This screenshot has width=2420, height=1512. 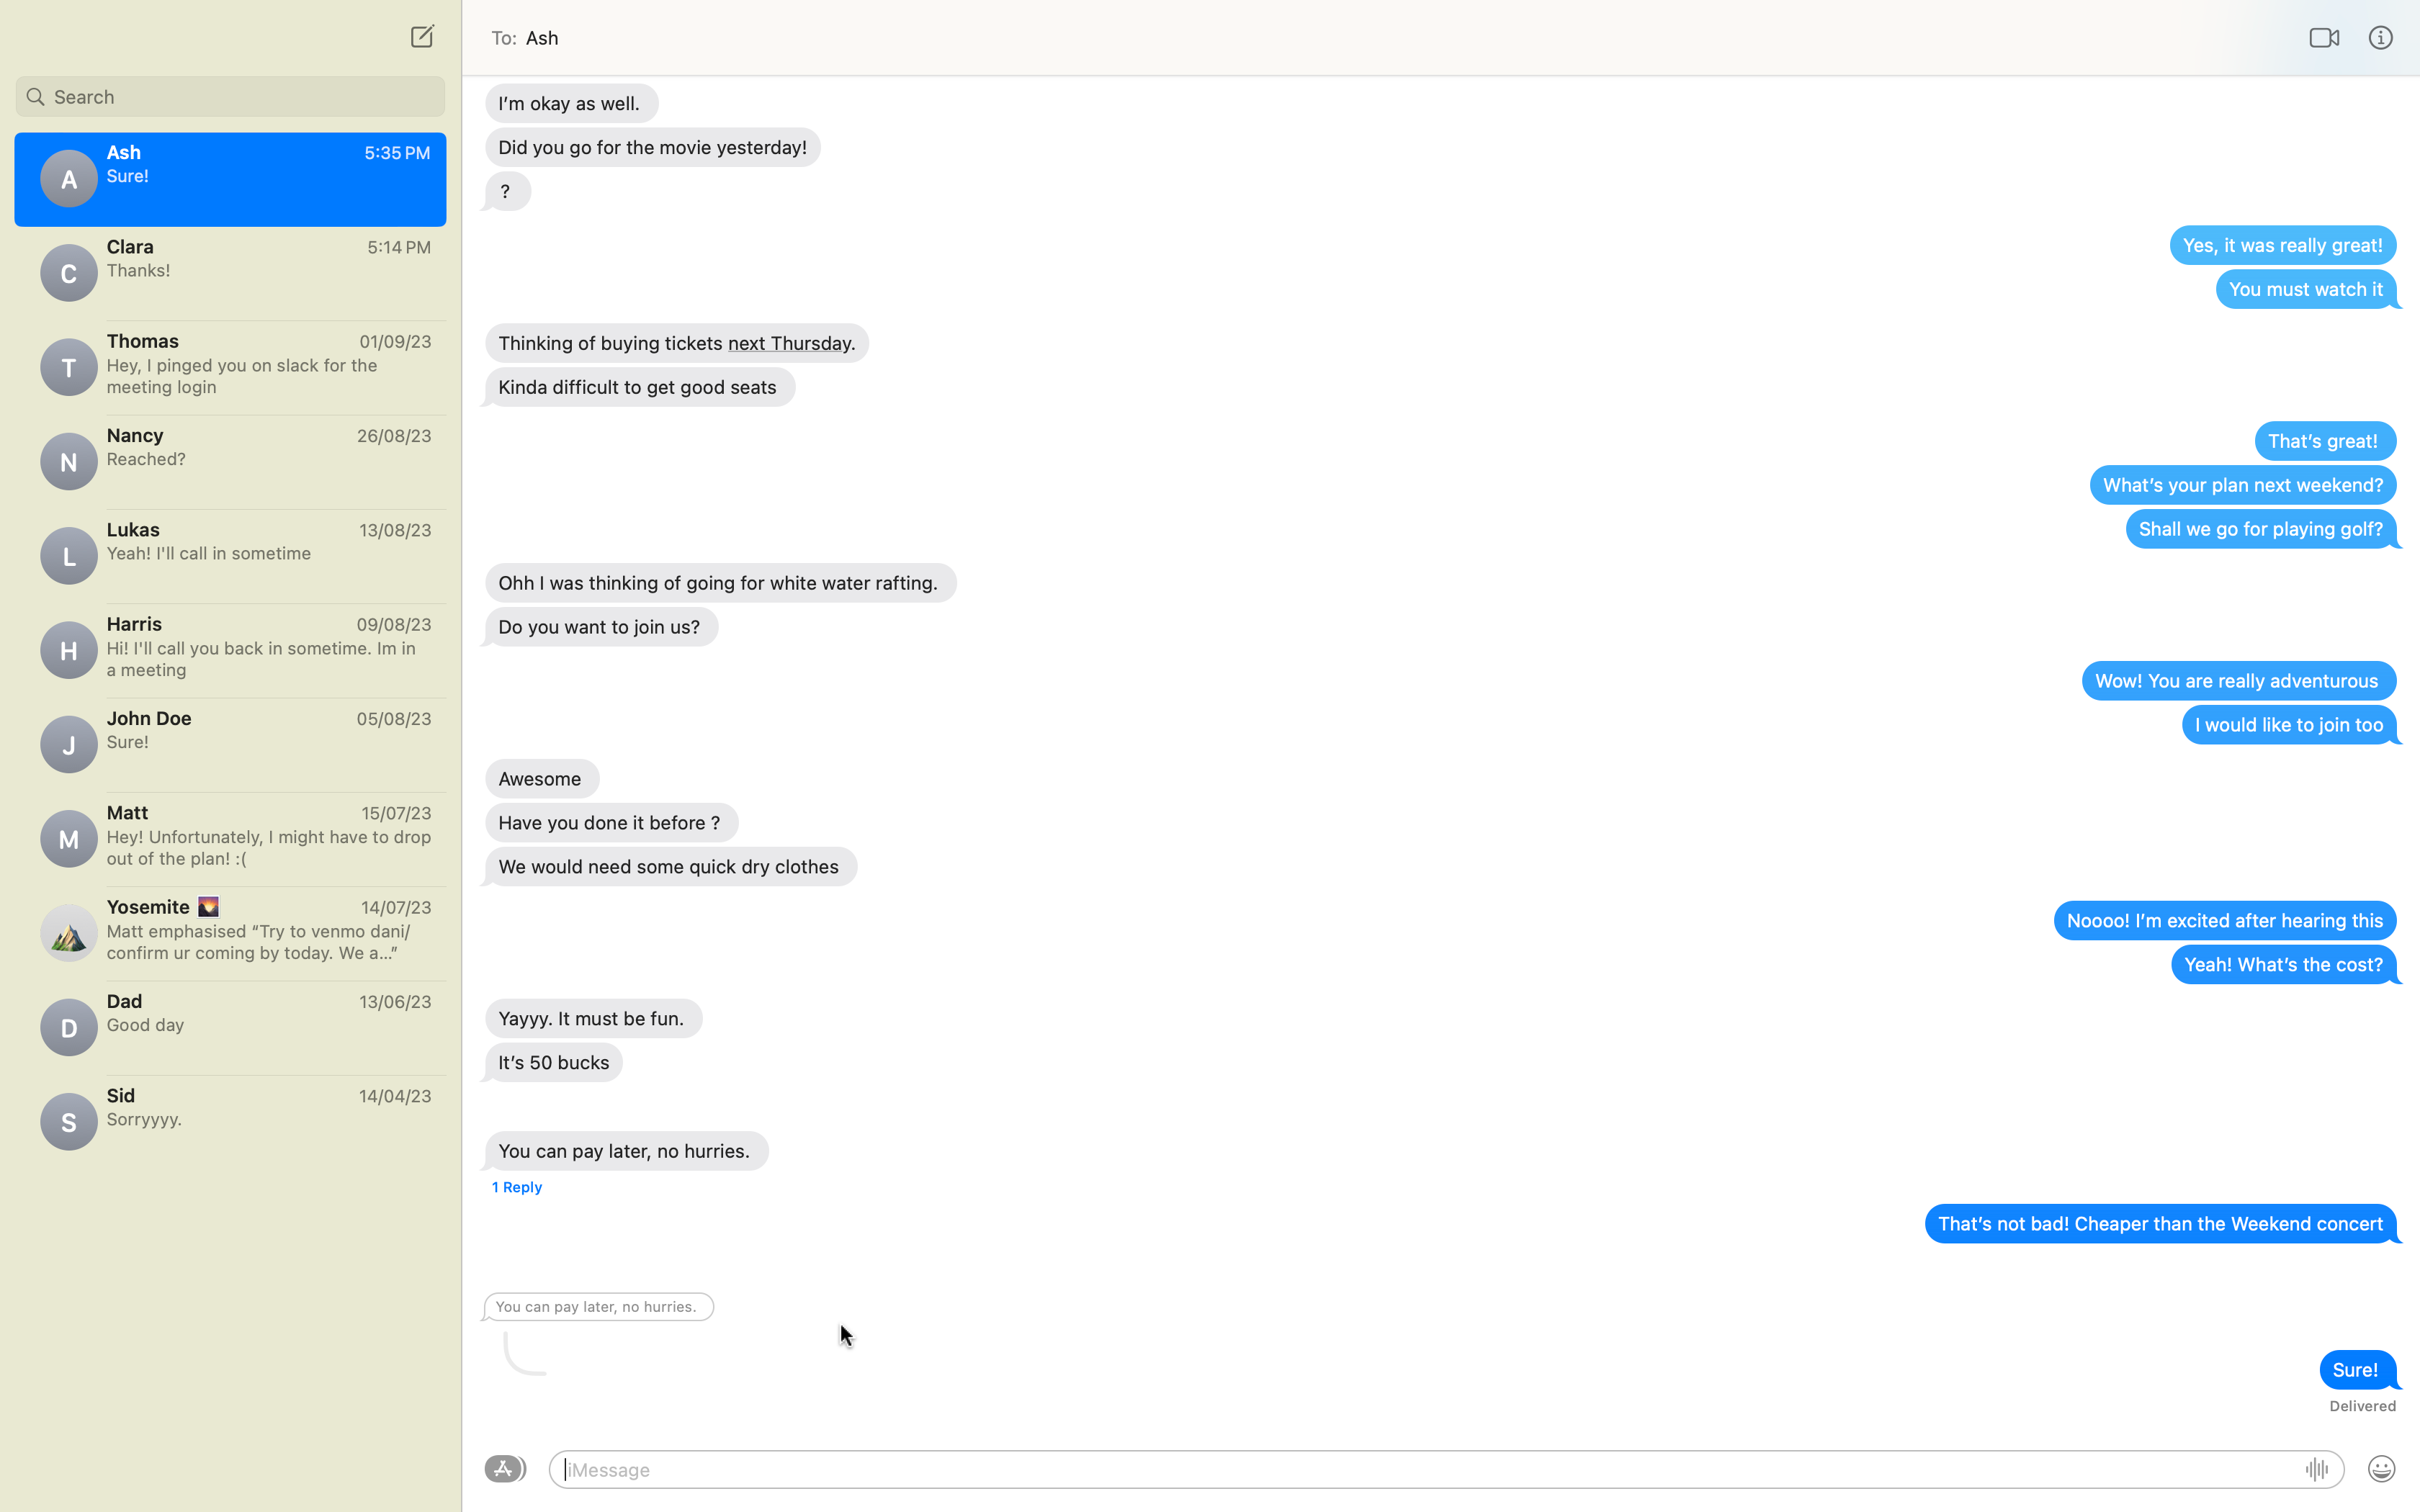 What do you see at coordinates (229, 457) in the screenshot?
I see `Text message Ash saying "Did you had fun?` at bounding box center [229, 457].